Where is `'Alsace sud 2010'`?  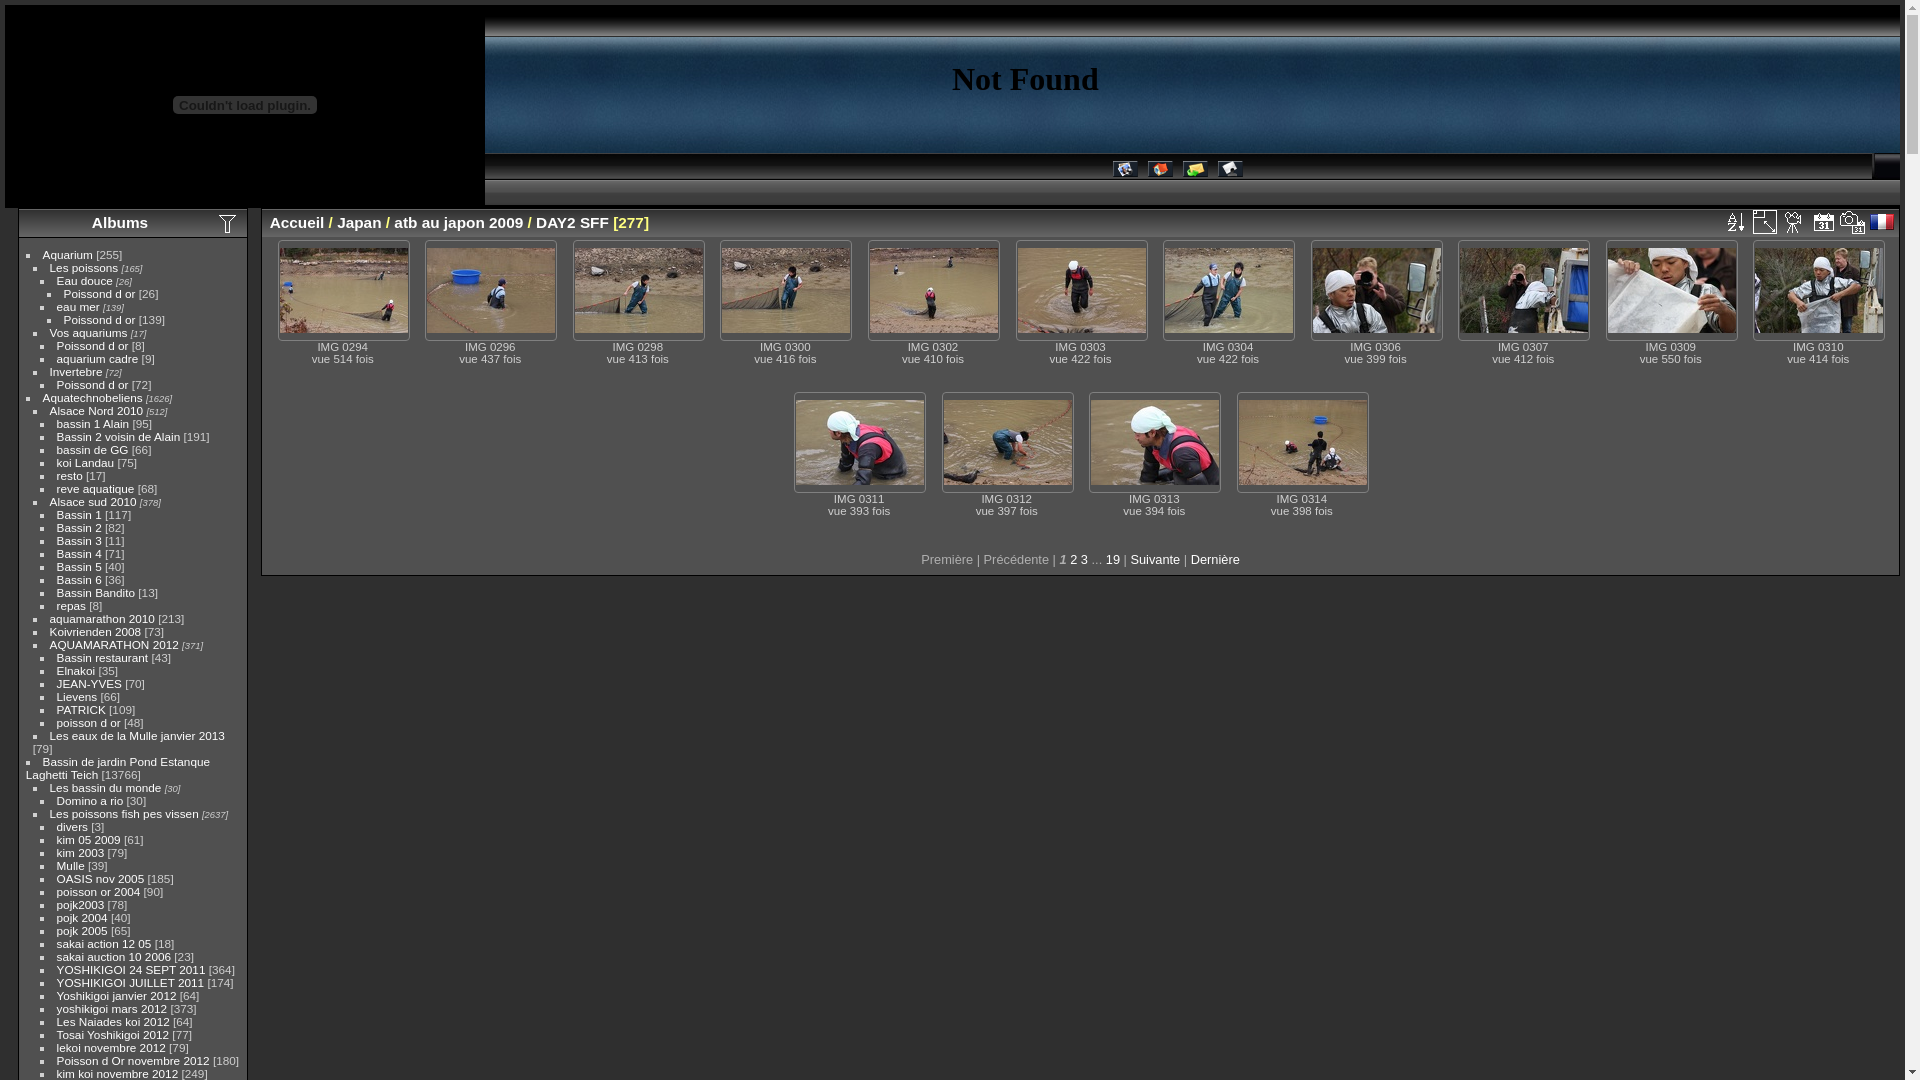 'Alsace sud 2010' is located at coordinates (92, 500).